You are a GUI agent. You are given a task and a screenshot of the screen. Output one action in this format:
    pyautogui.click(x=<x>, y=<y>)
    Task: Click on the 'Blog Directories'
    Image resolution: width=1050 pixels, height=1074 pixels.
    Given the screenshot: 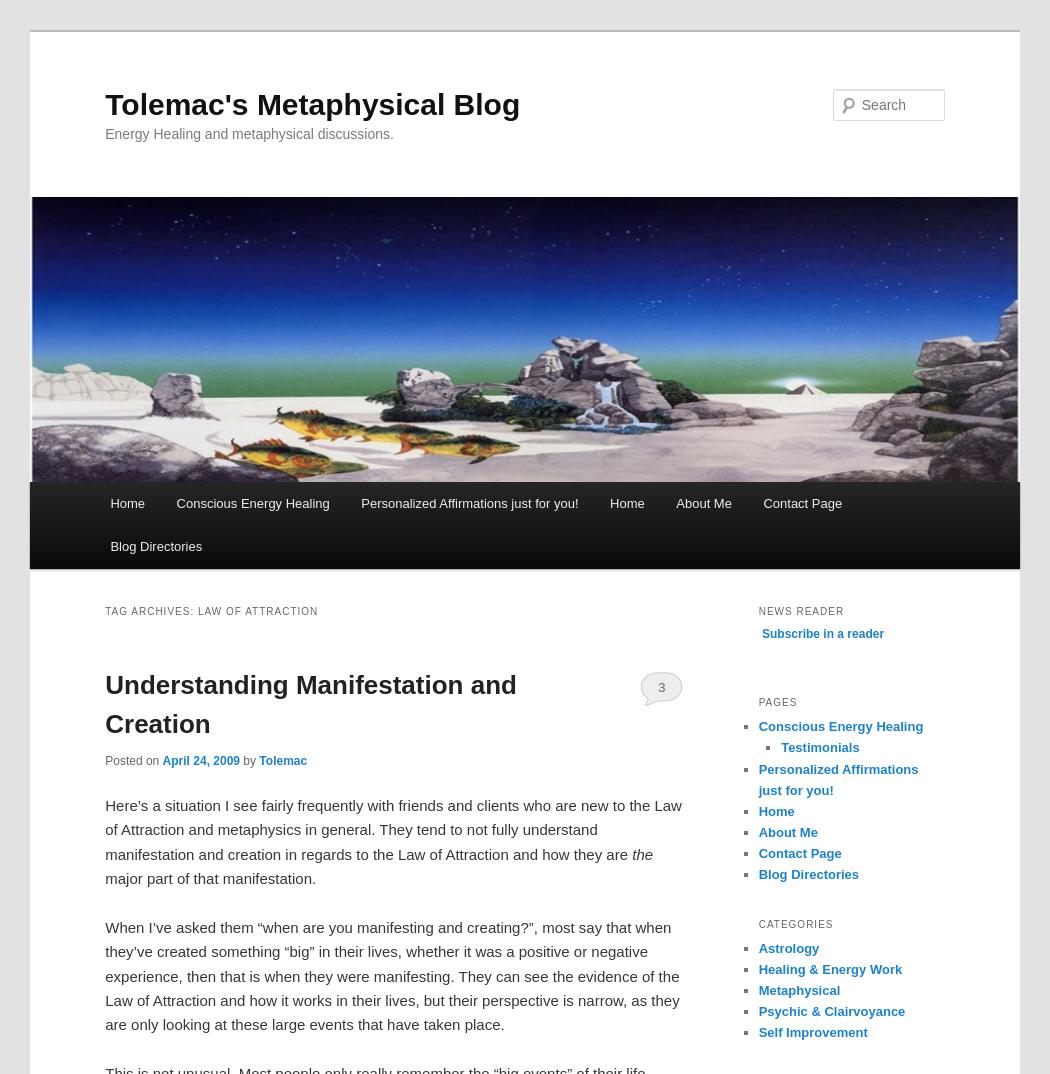 What is the action you would take?
    pyautogui.click(x=757, y=873)
    